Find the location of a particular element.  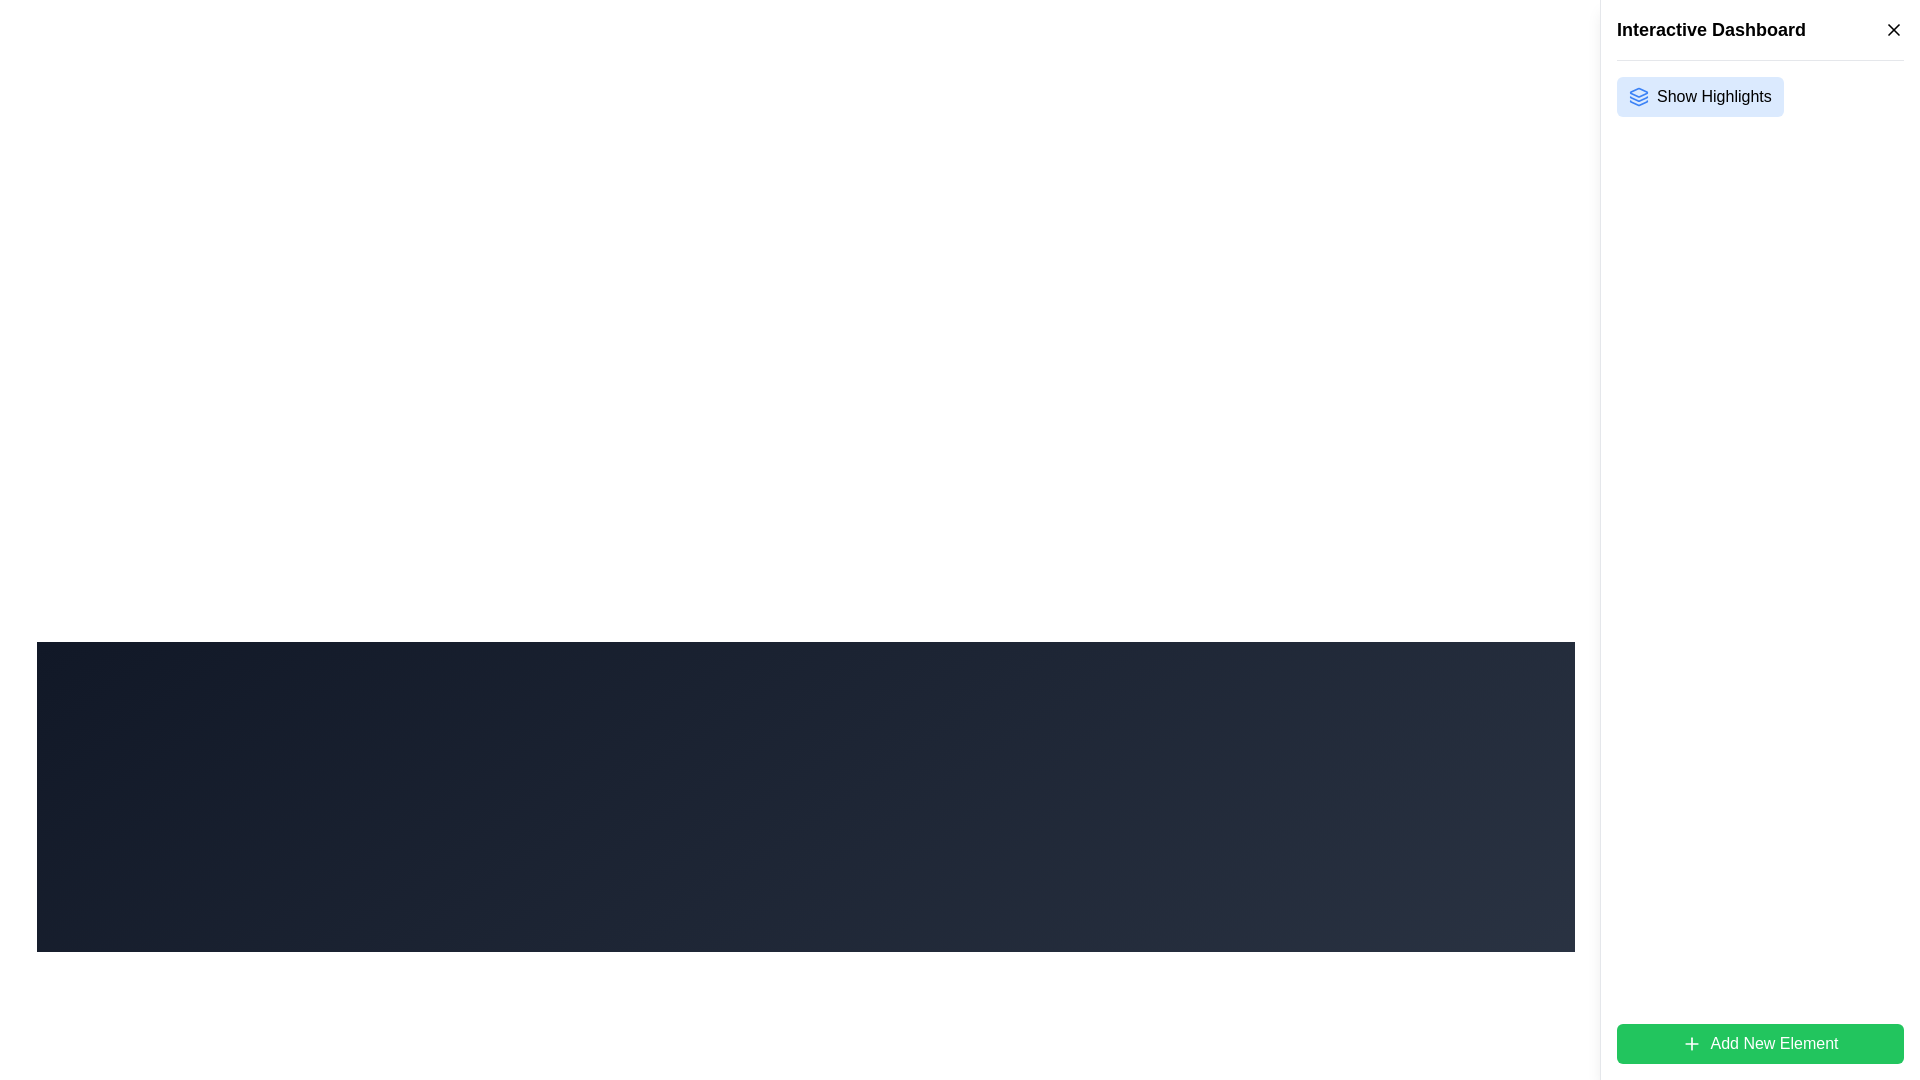

the prominent green 'Add New Element' button located at the bottom of the right sidebar is located at coordinates (1760, 1043).